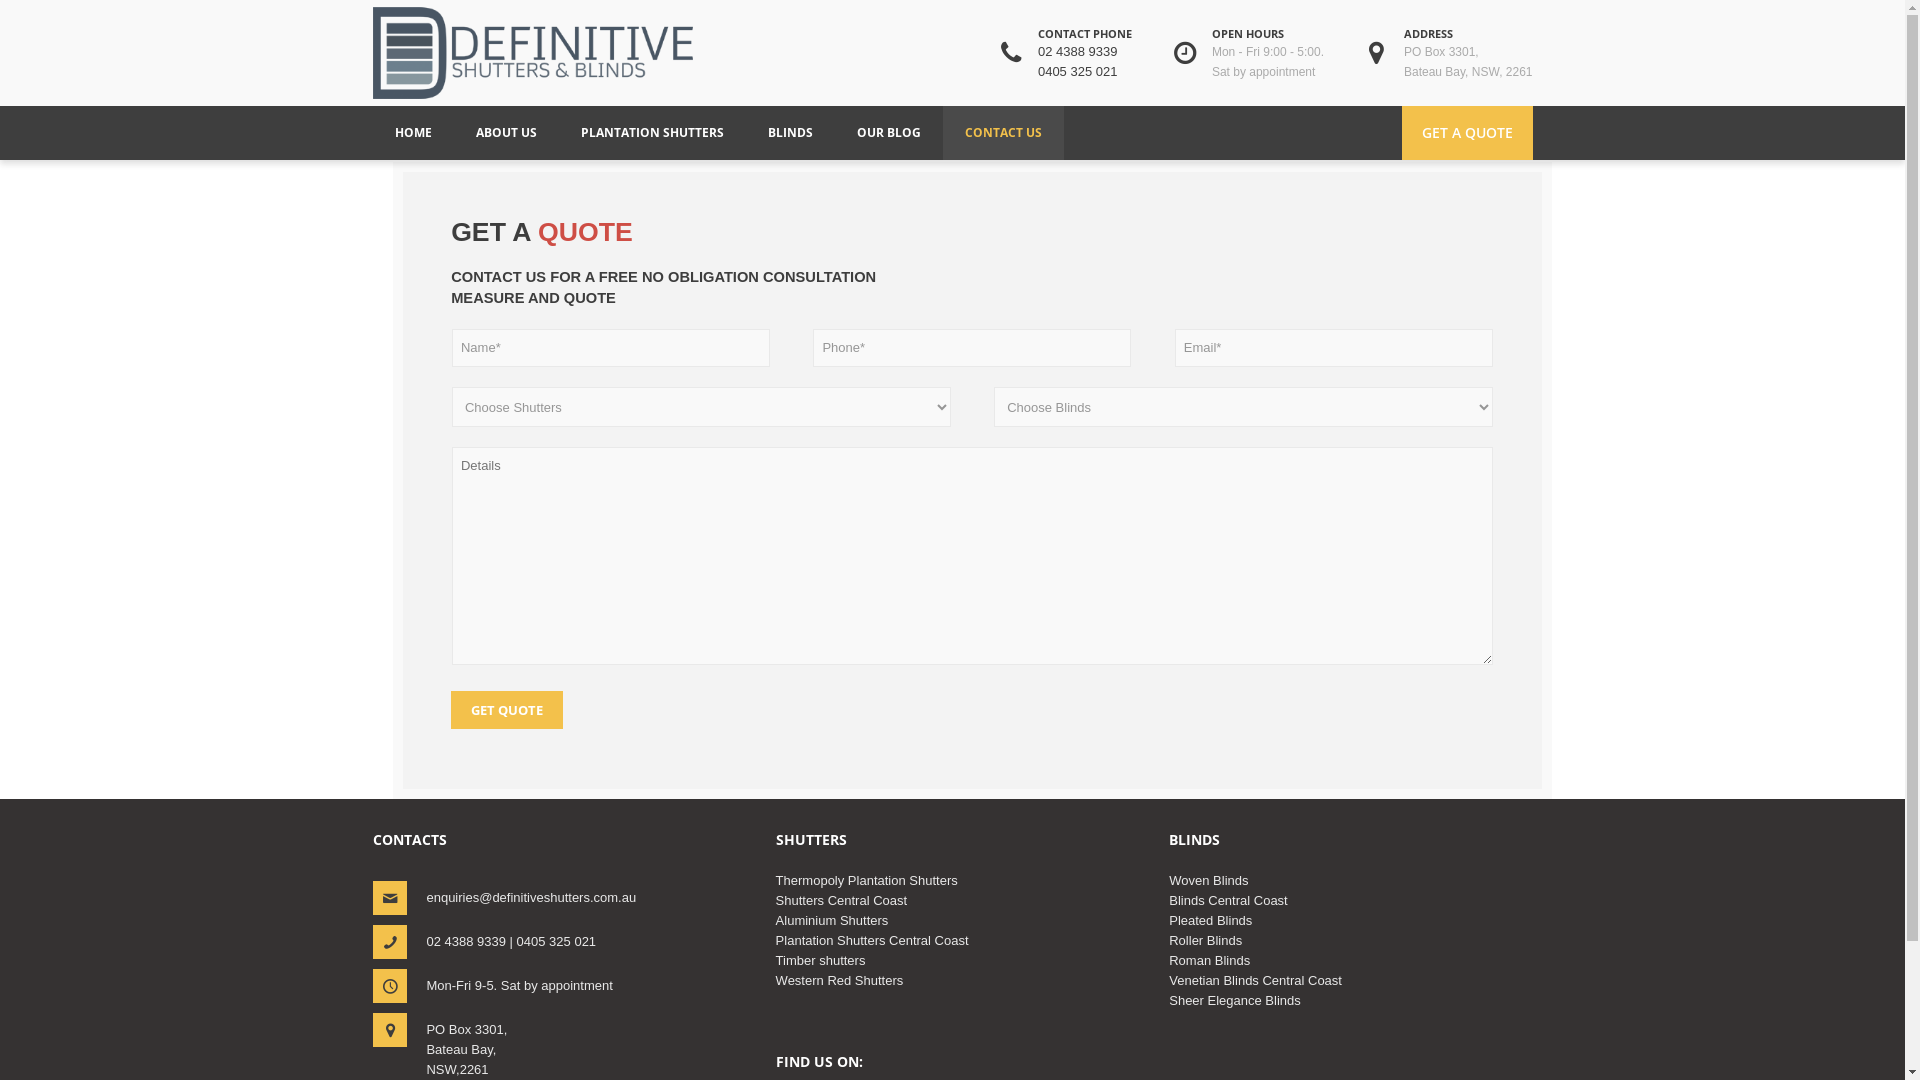  Describe the element at coordinates (1233, 1000) in the screenshot. I see `'Sheer Elegance Blinds'` at that location.